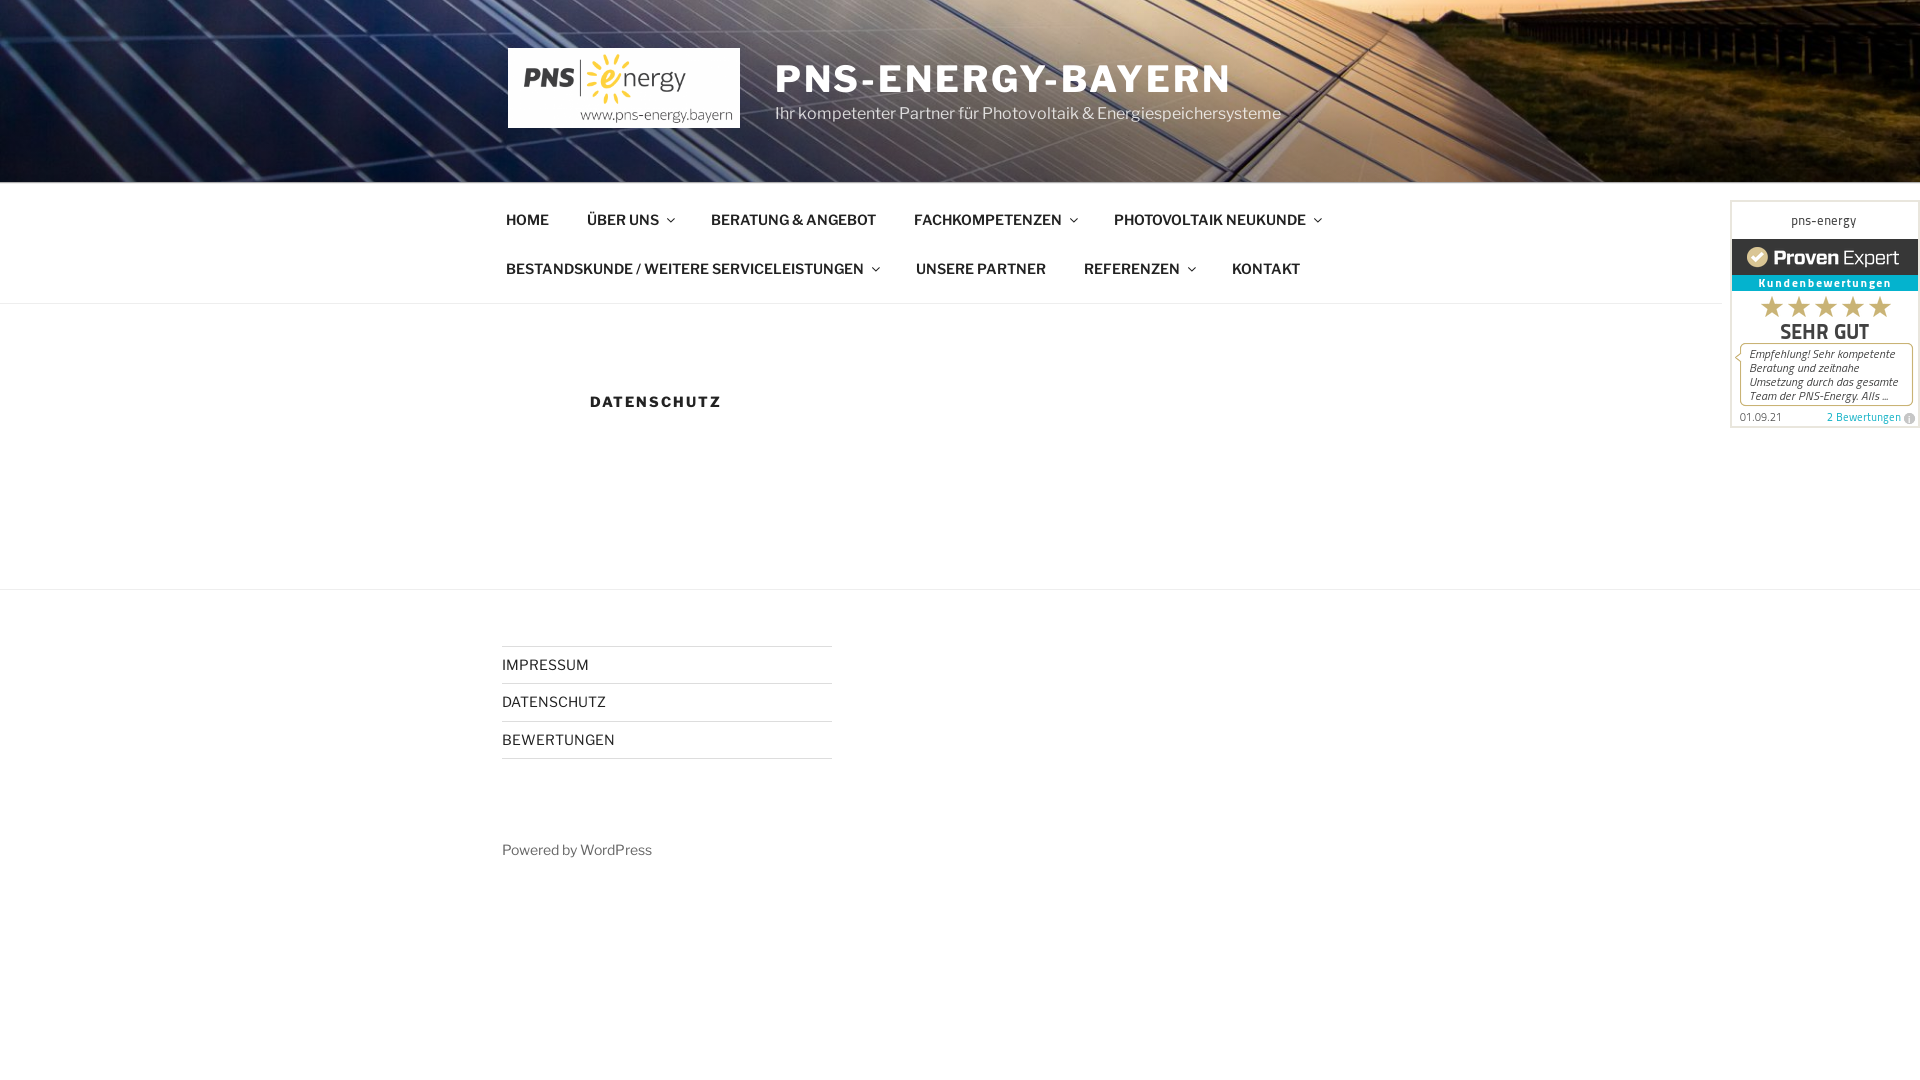 The height and width of the screenshot is (1080, 1920). What do you see at coordinates (1215, 218) in the screenshot?
I see `'PHOTOVOLTAIK NEUKUNDE'` at bounding box center [1215, 218].